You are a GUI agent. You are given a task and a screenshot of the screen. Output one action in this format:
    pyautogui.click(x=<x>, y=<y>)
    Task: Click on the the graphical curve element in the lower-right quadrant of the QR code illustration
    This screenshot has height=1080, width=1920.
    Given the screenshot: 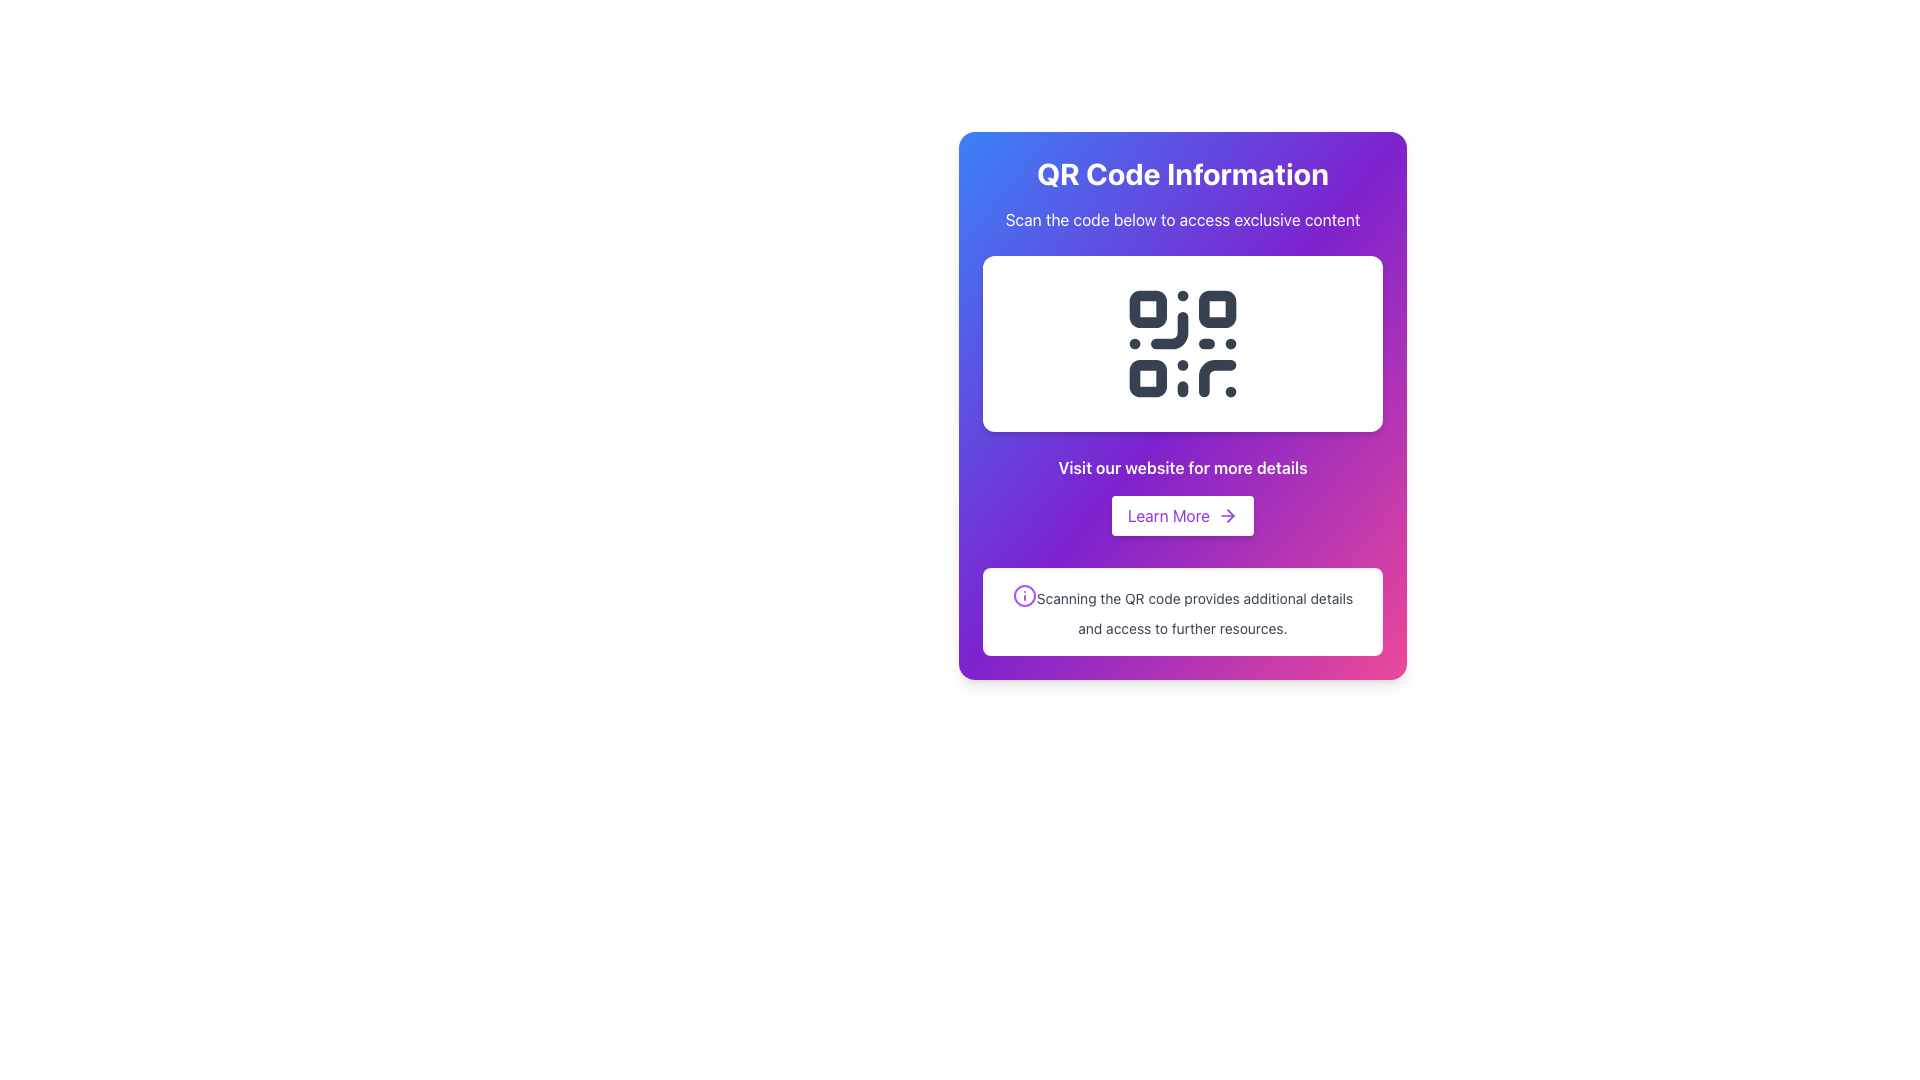 What is the action you would take?
    pyautogui.click(x=1216, y=378)
    